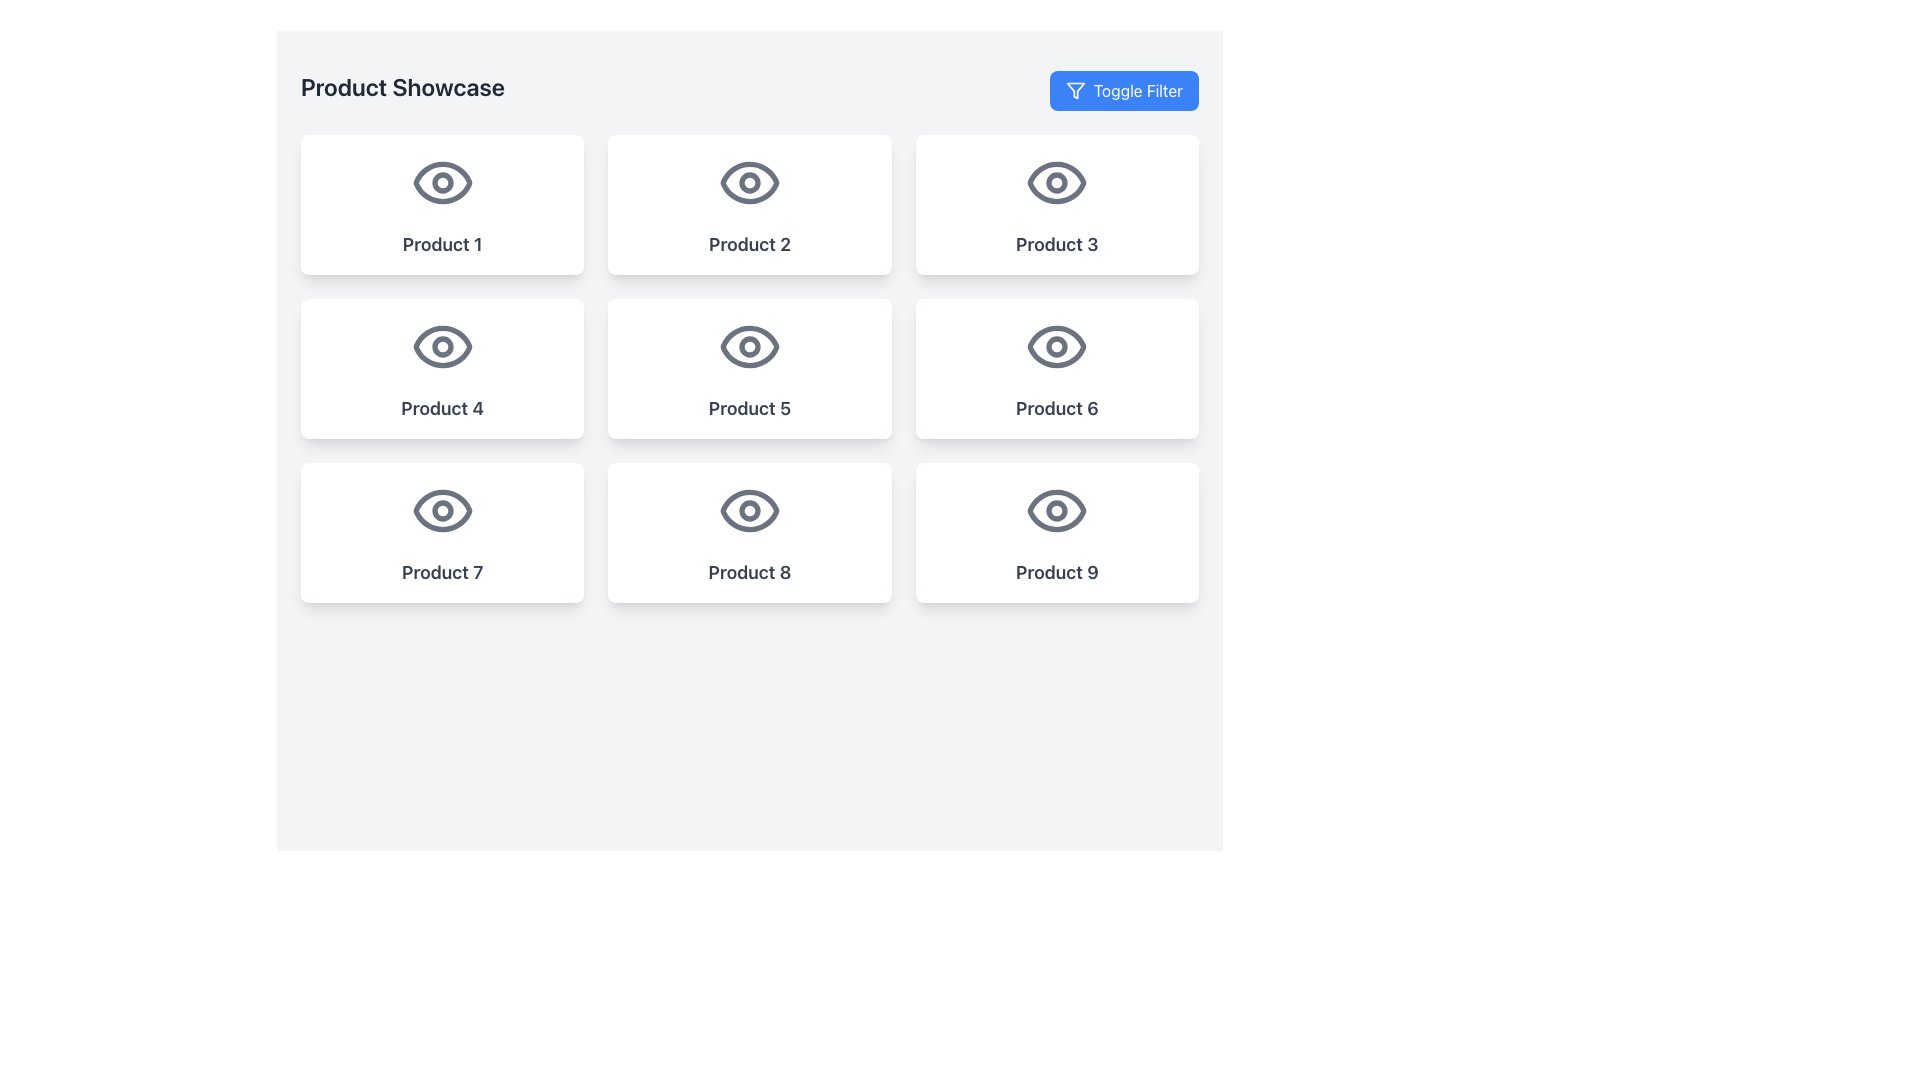  Describe the element at coordinates (1055, 182) in the screenshot. I see `the area within the eye icon representing the outer contour of an eye, which is part of the icon for the 'Product 3' card` at that location.